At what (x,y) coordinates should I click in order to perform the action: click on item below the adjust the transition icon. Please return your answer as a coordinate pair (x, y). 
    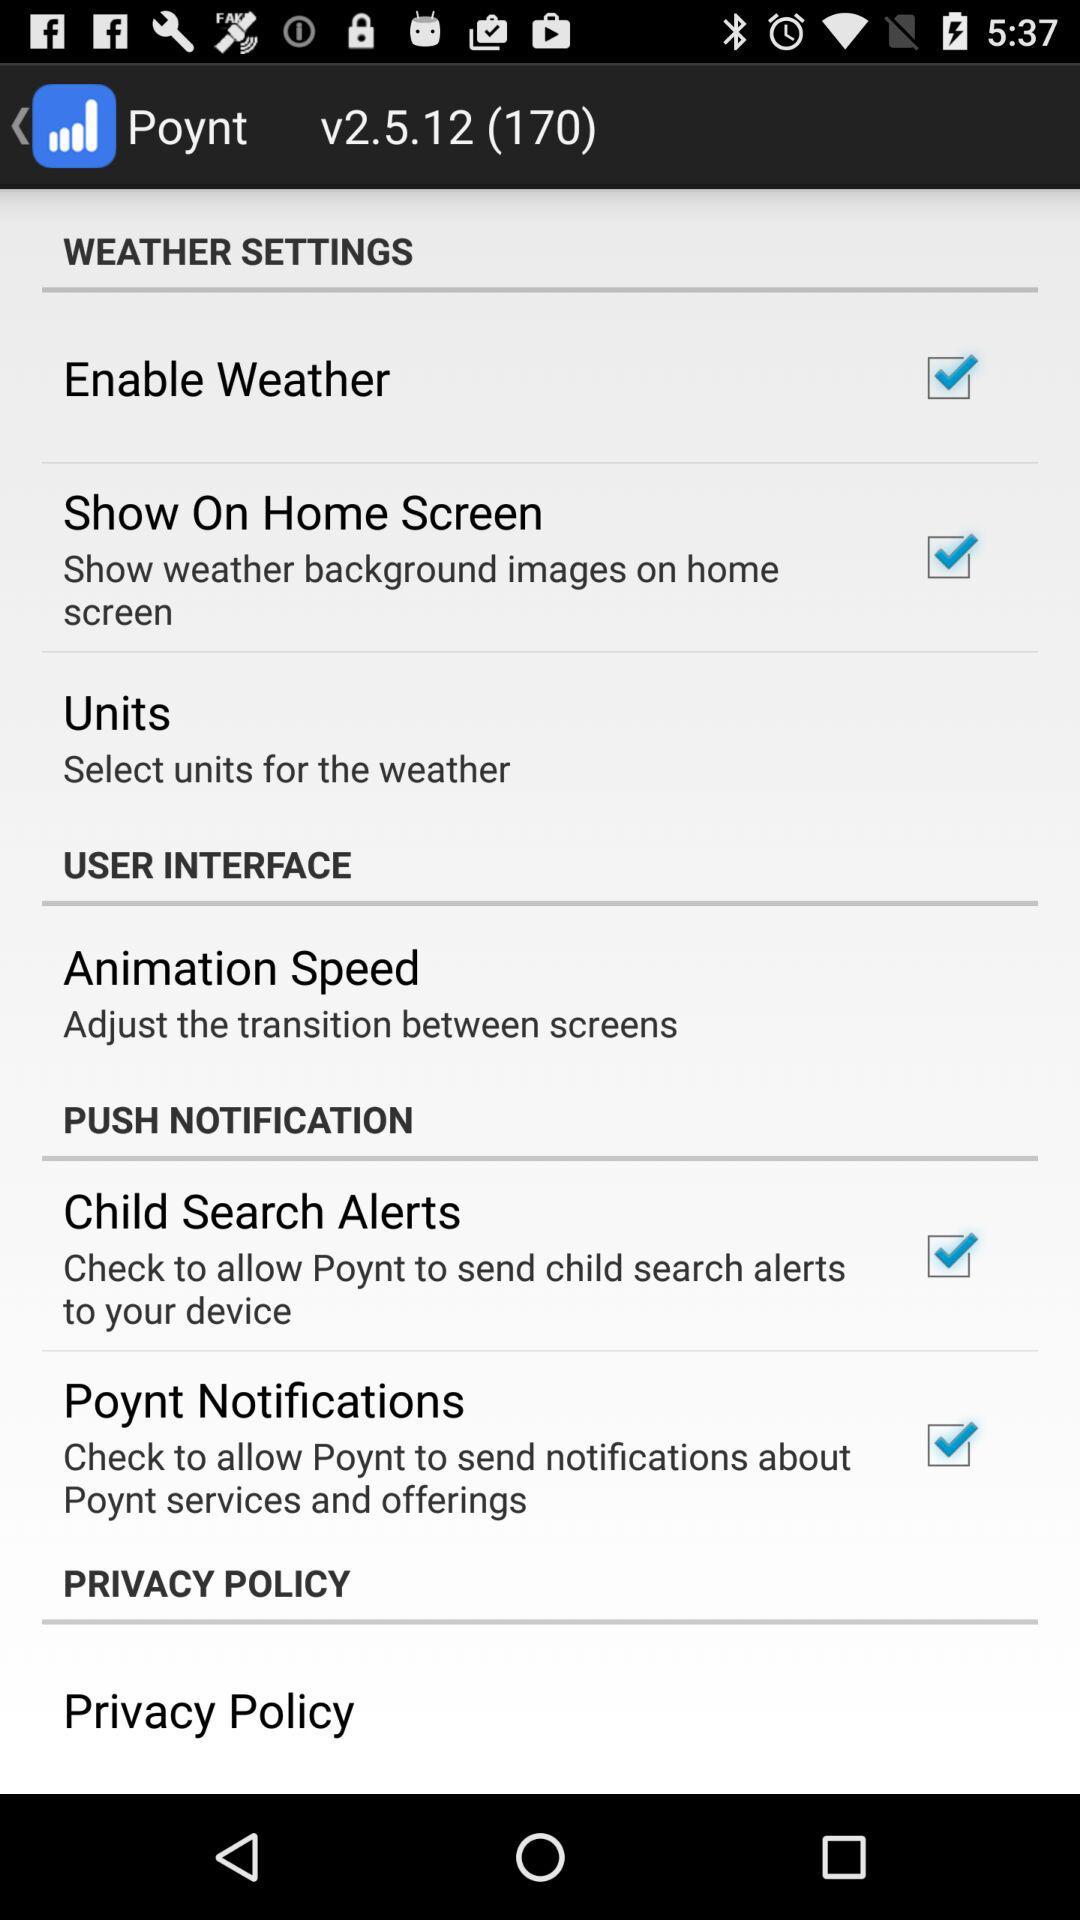
    Looking at the image, I should click on (540, 1117).